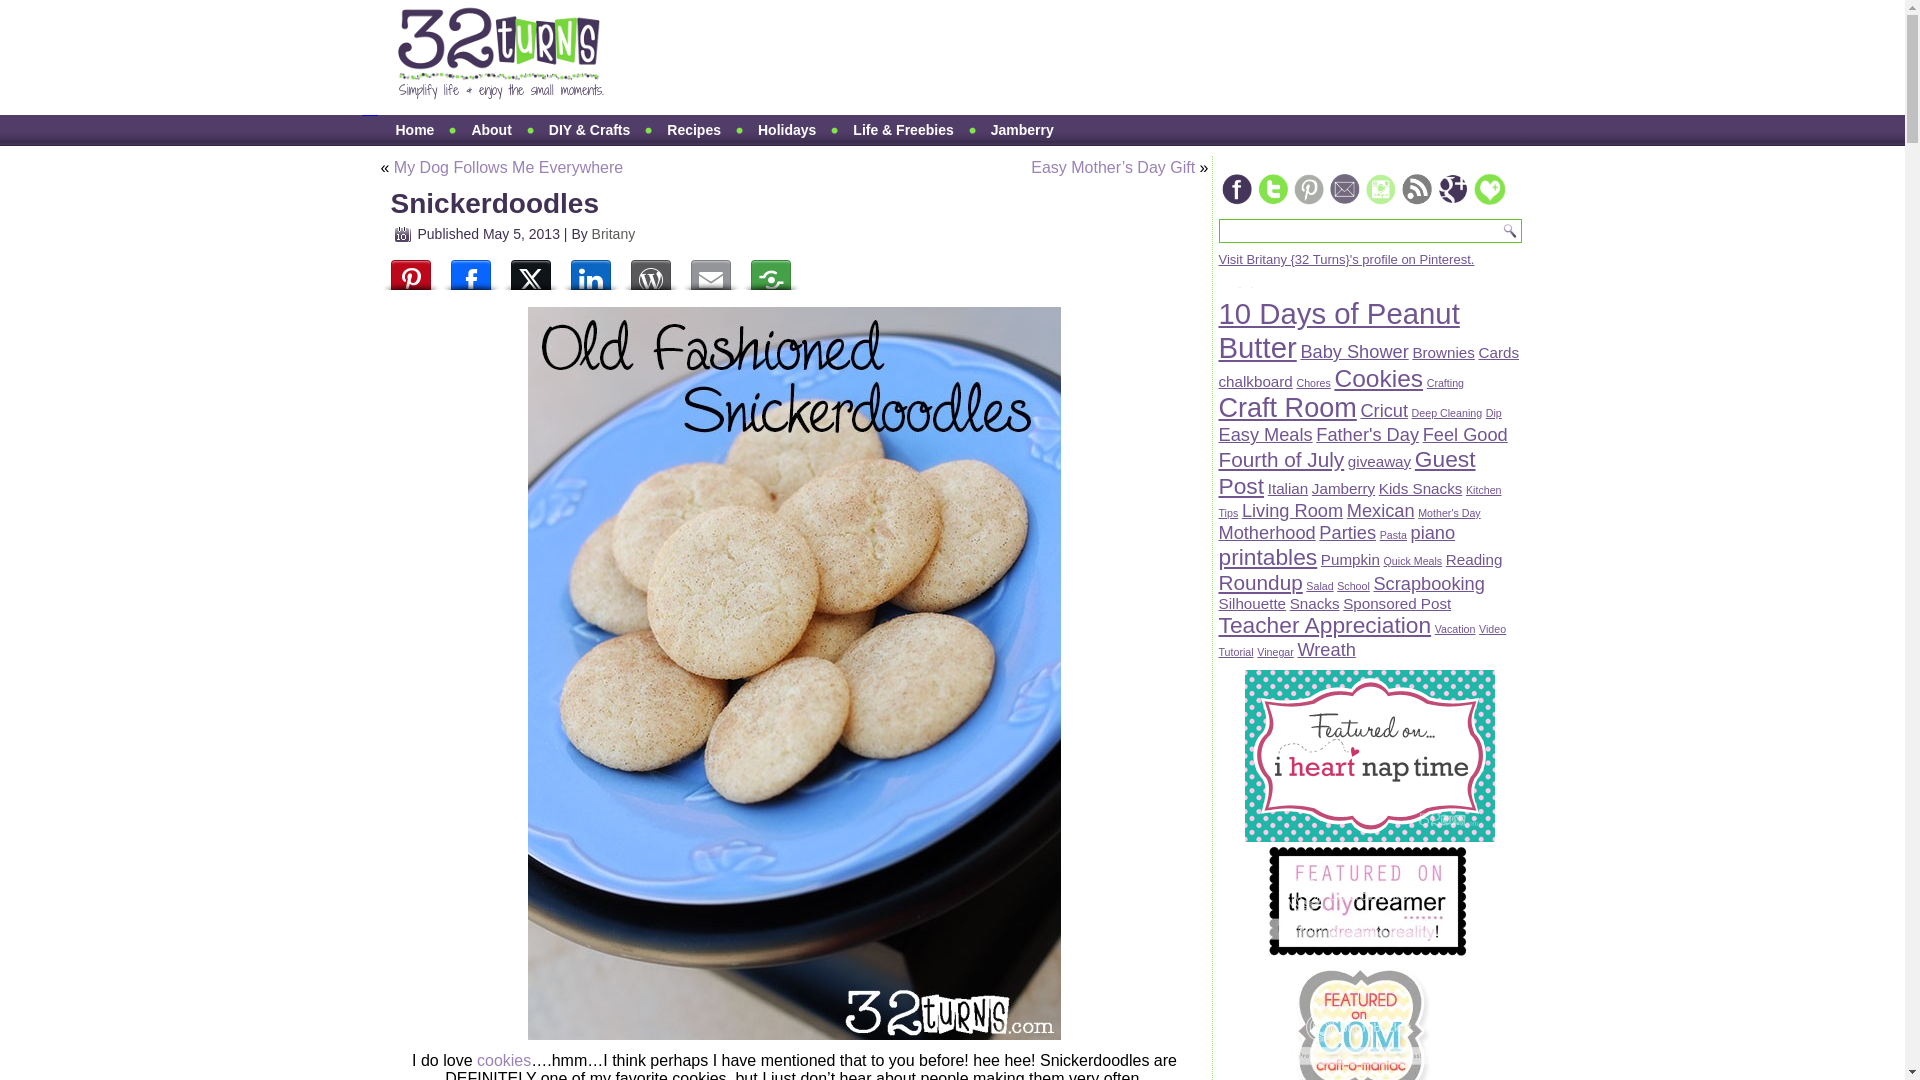 This screenshot has width=1920, height=1080. I want to click on 'About', so click(490, 130).